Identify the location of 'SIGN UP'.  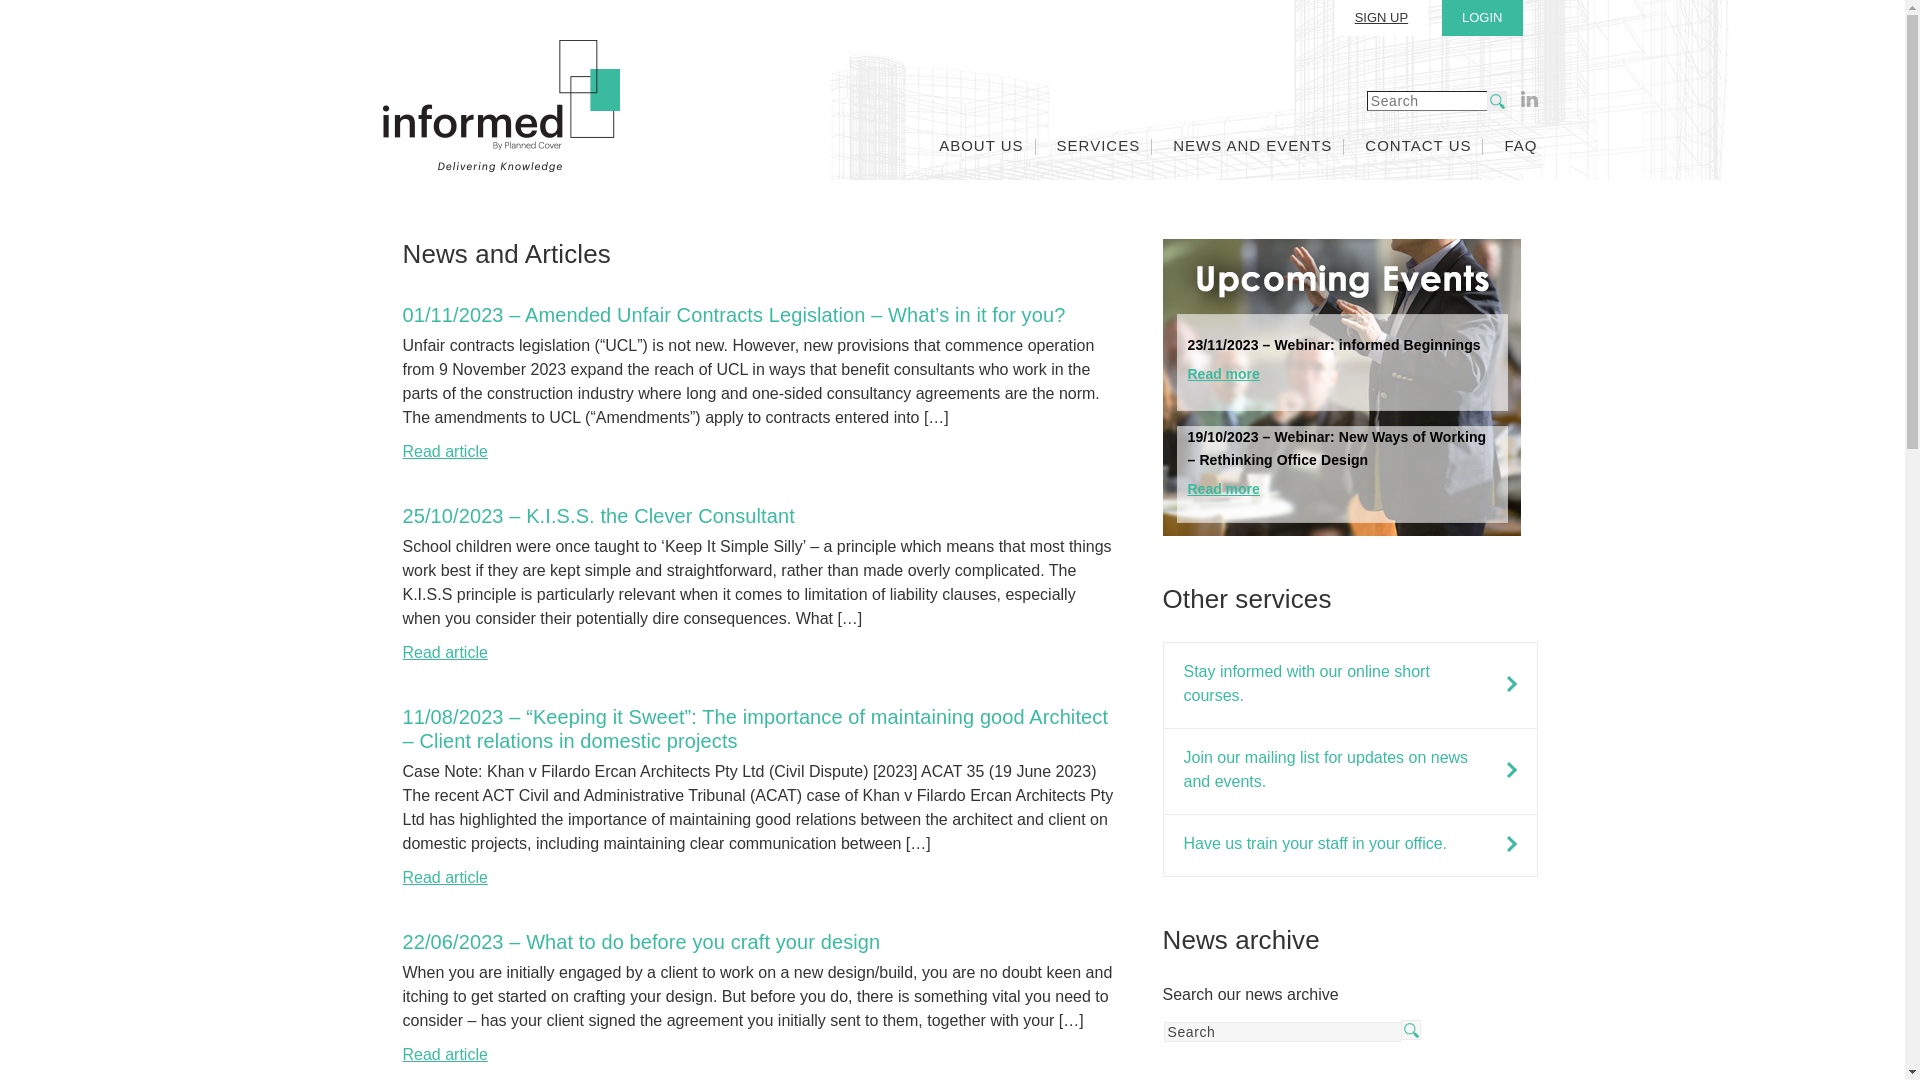
(1334, 18).